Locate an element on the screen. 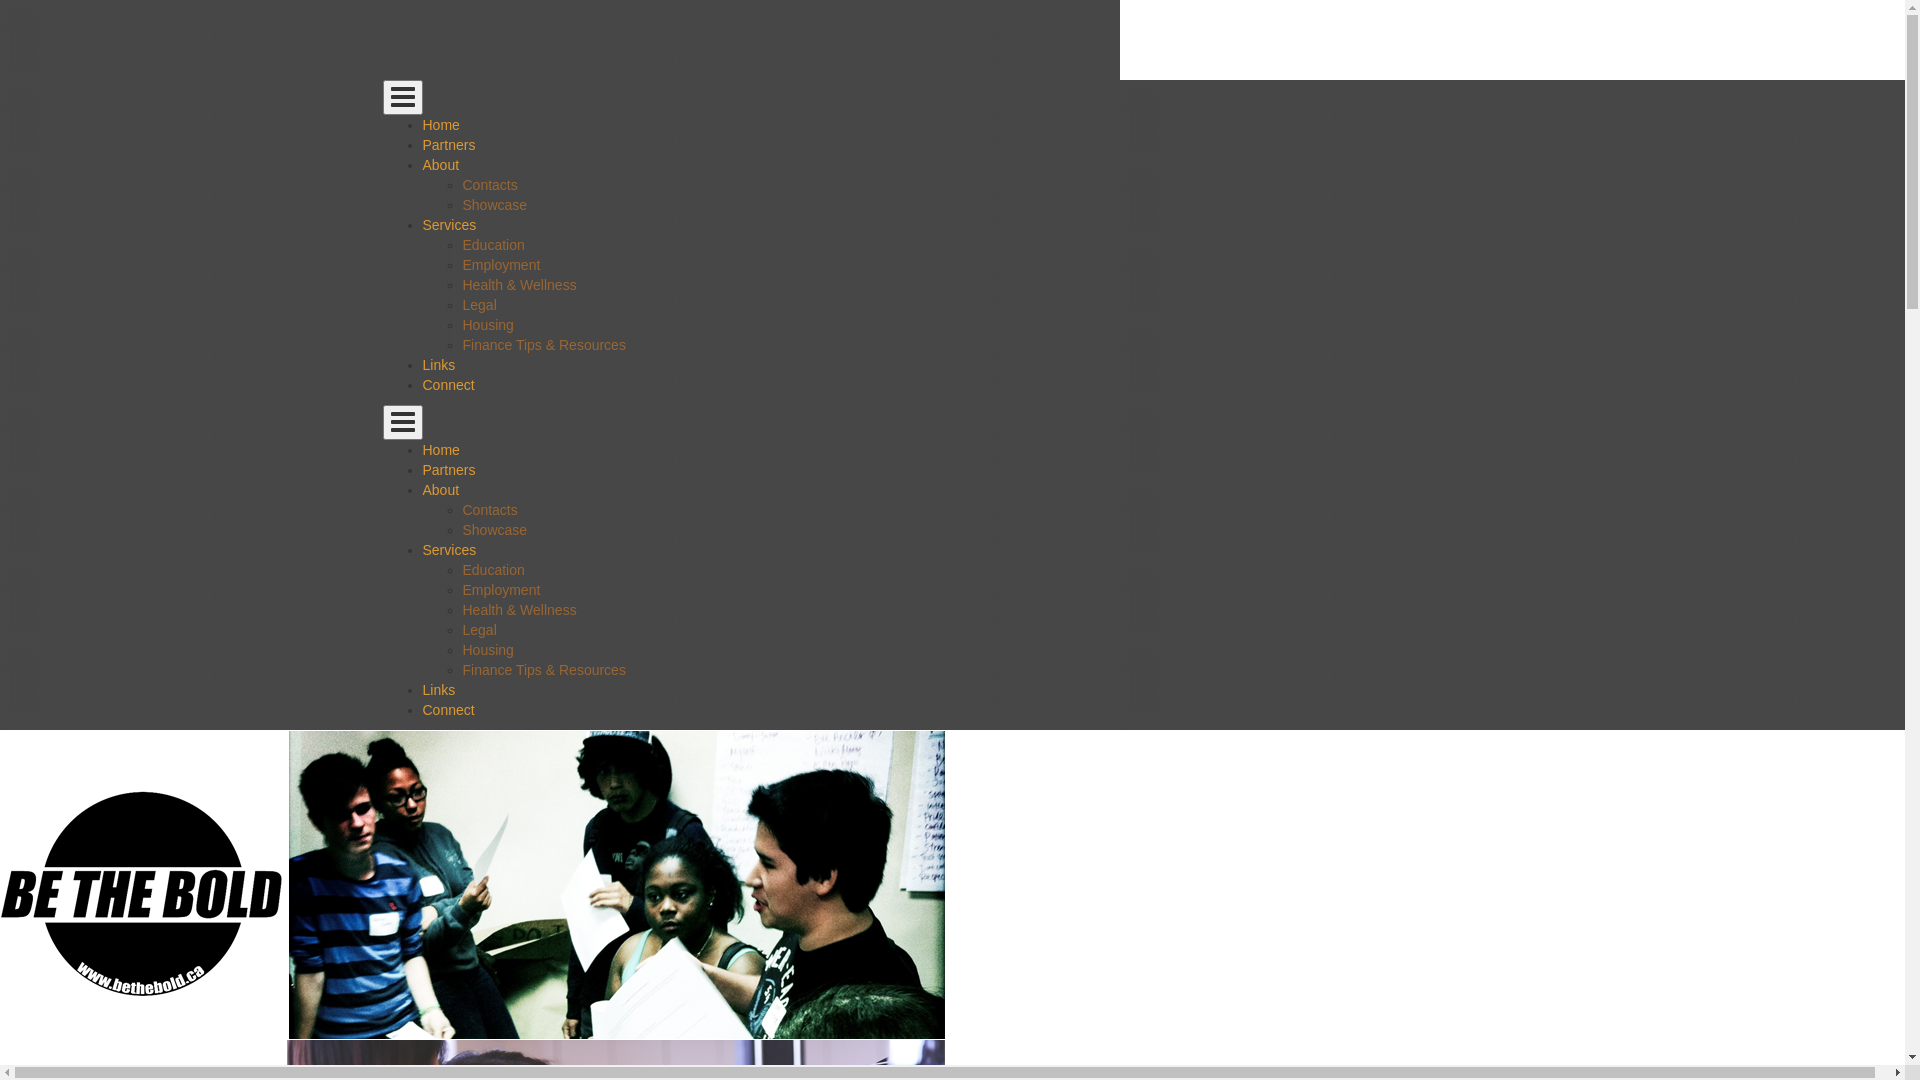 This screenshot has height=1080, width=1920. 'Links' is located at coordinates (437, 365).